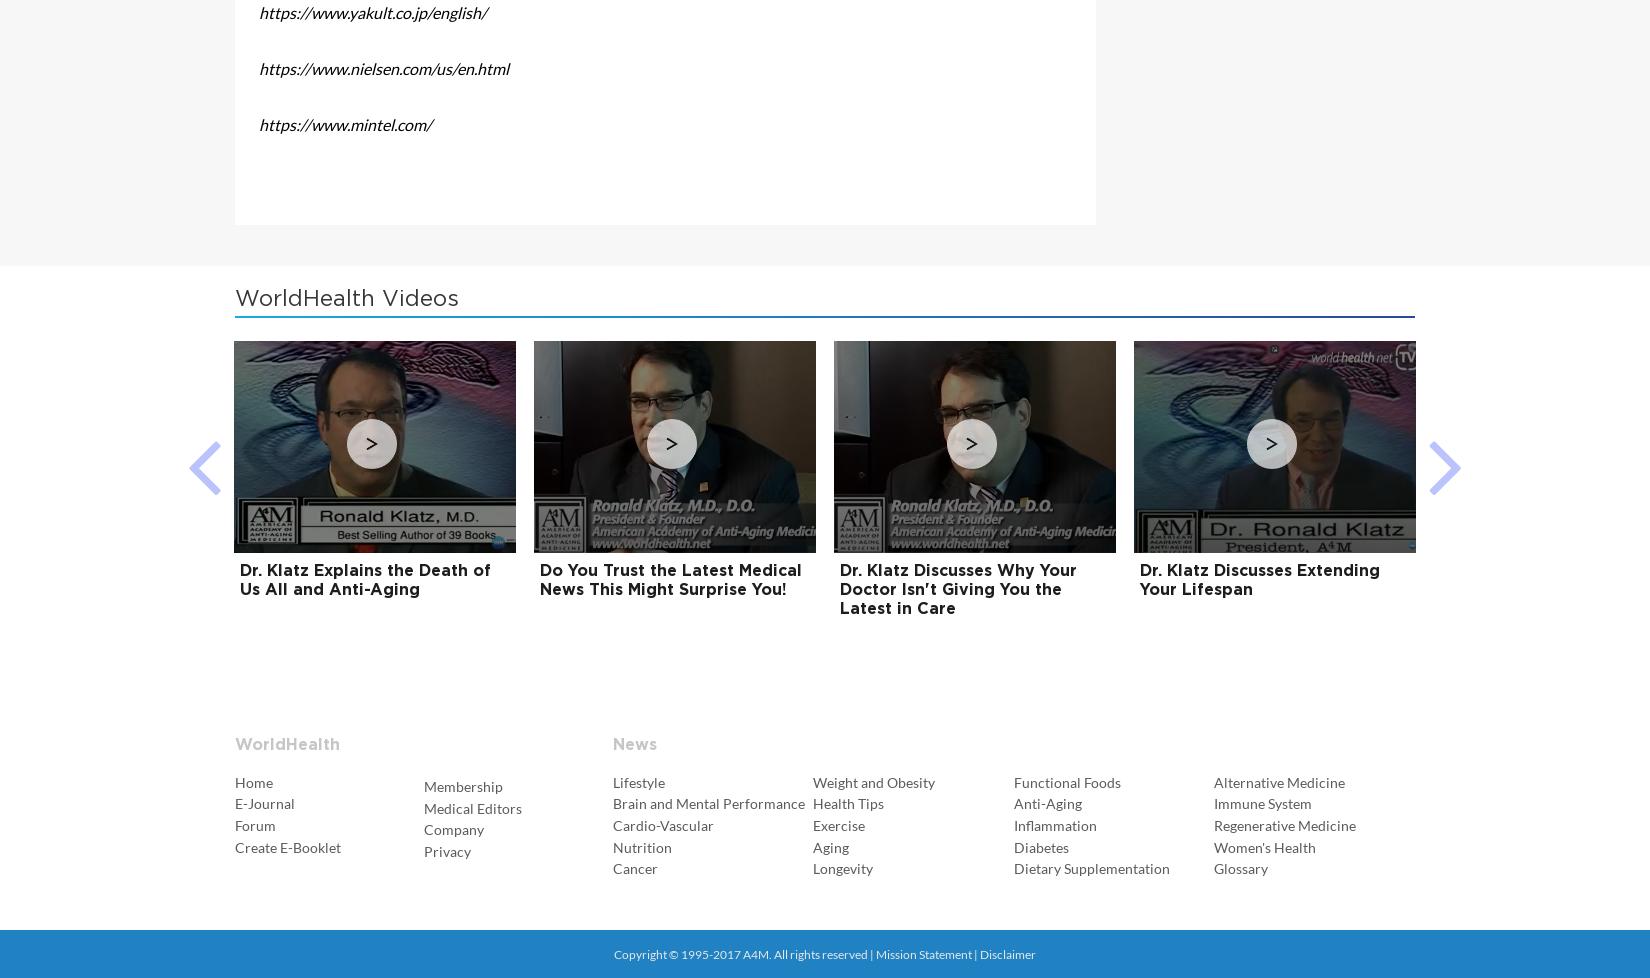  What do you see at coordinates (637, 780) in the screenshot?
I see `'Lifestyle'` at bounding box center [637, 780].